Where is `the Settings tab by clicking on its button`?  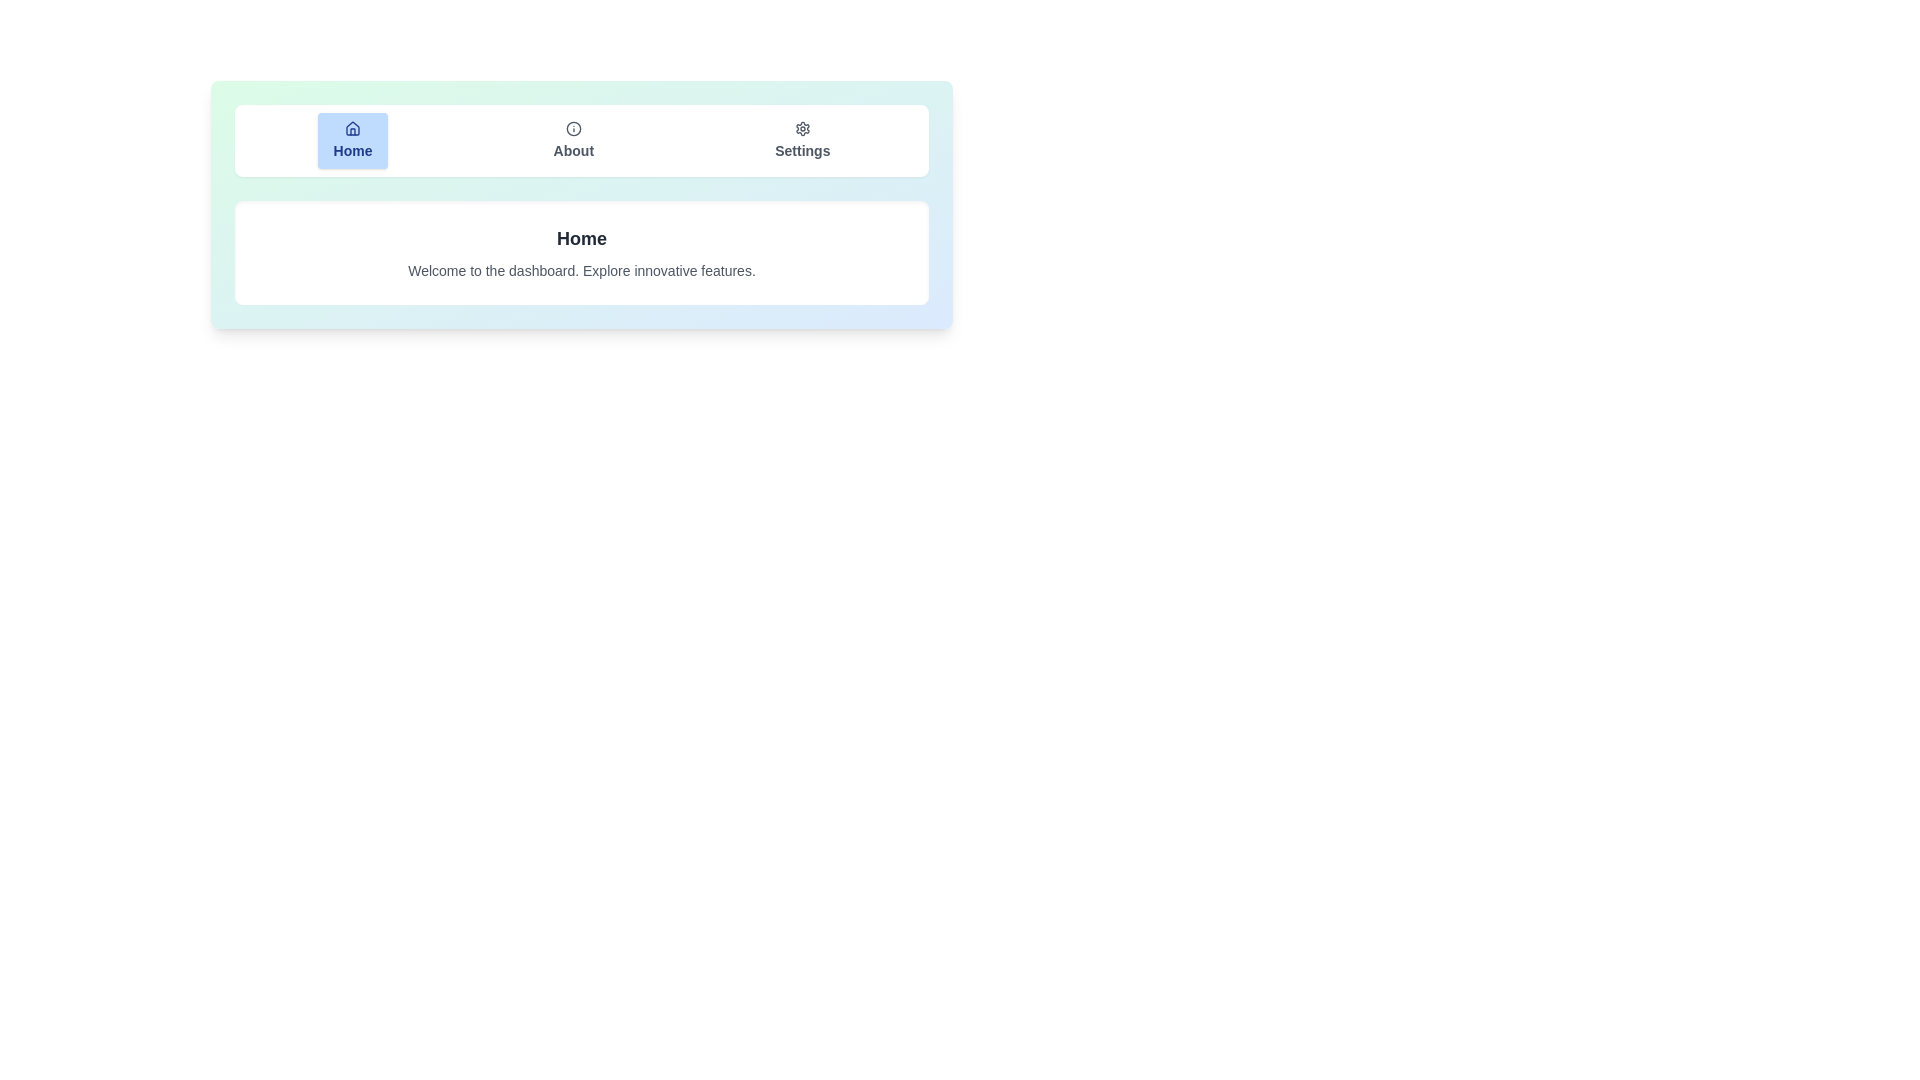 the Settings tab by clicking on its button is located at coordinates (802, 140).